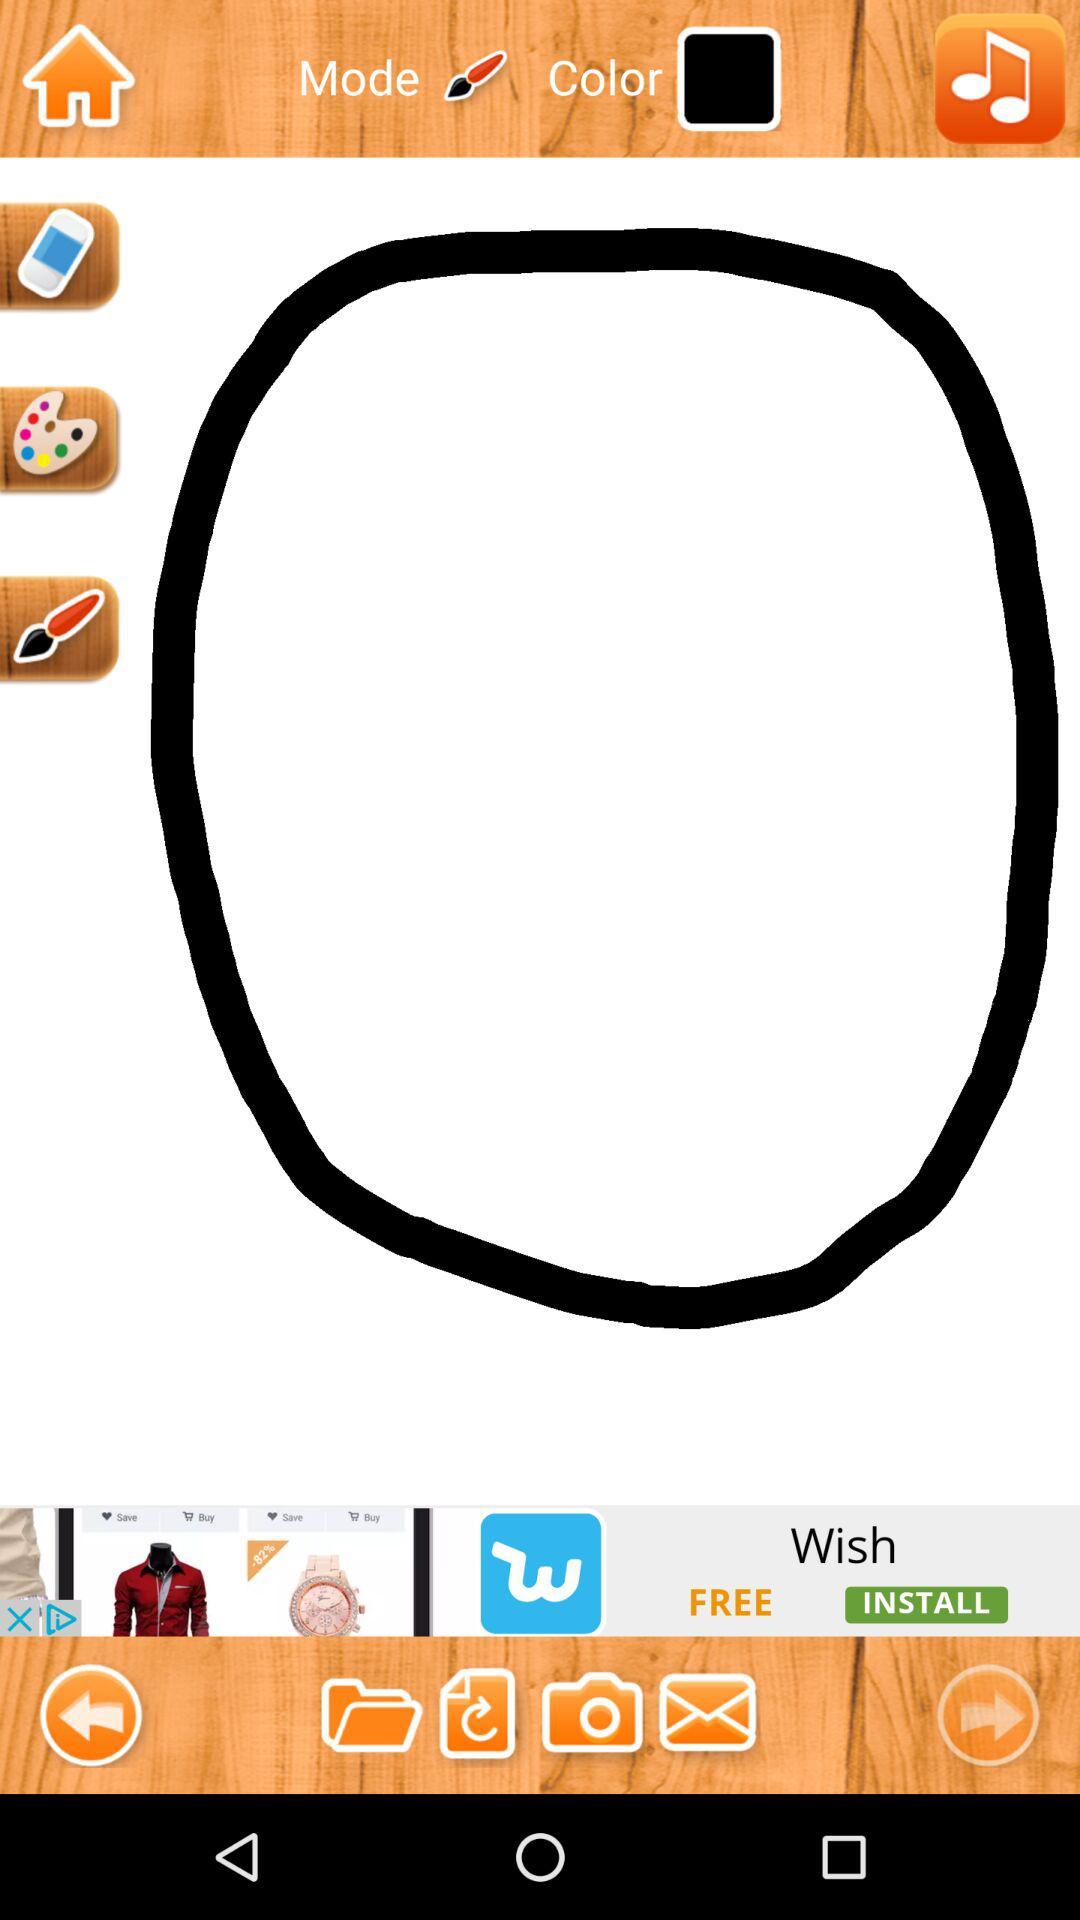  I want to click on open paint tray, so click(60, 440).